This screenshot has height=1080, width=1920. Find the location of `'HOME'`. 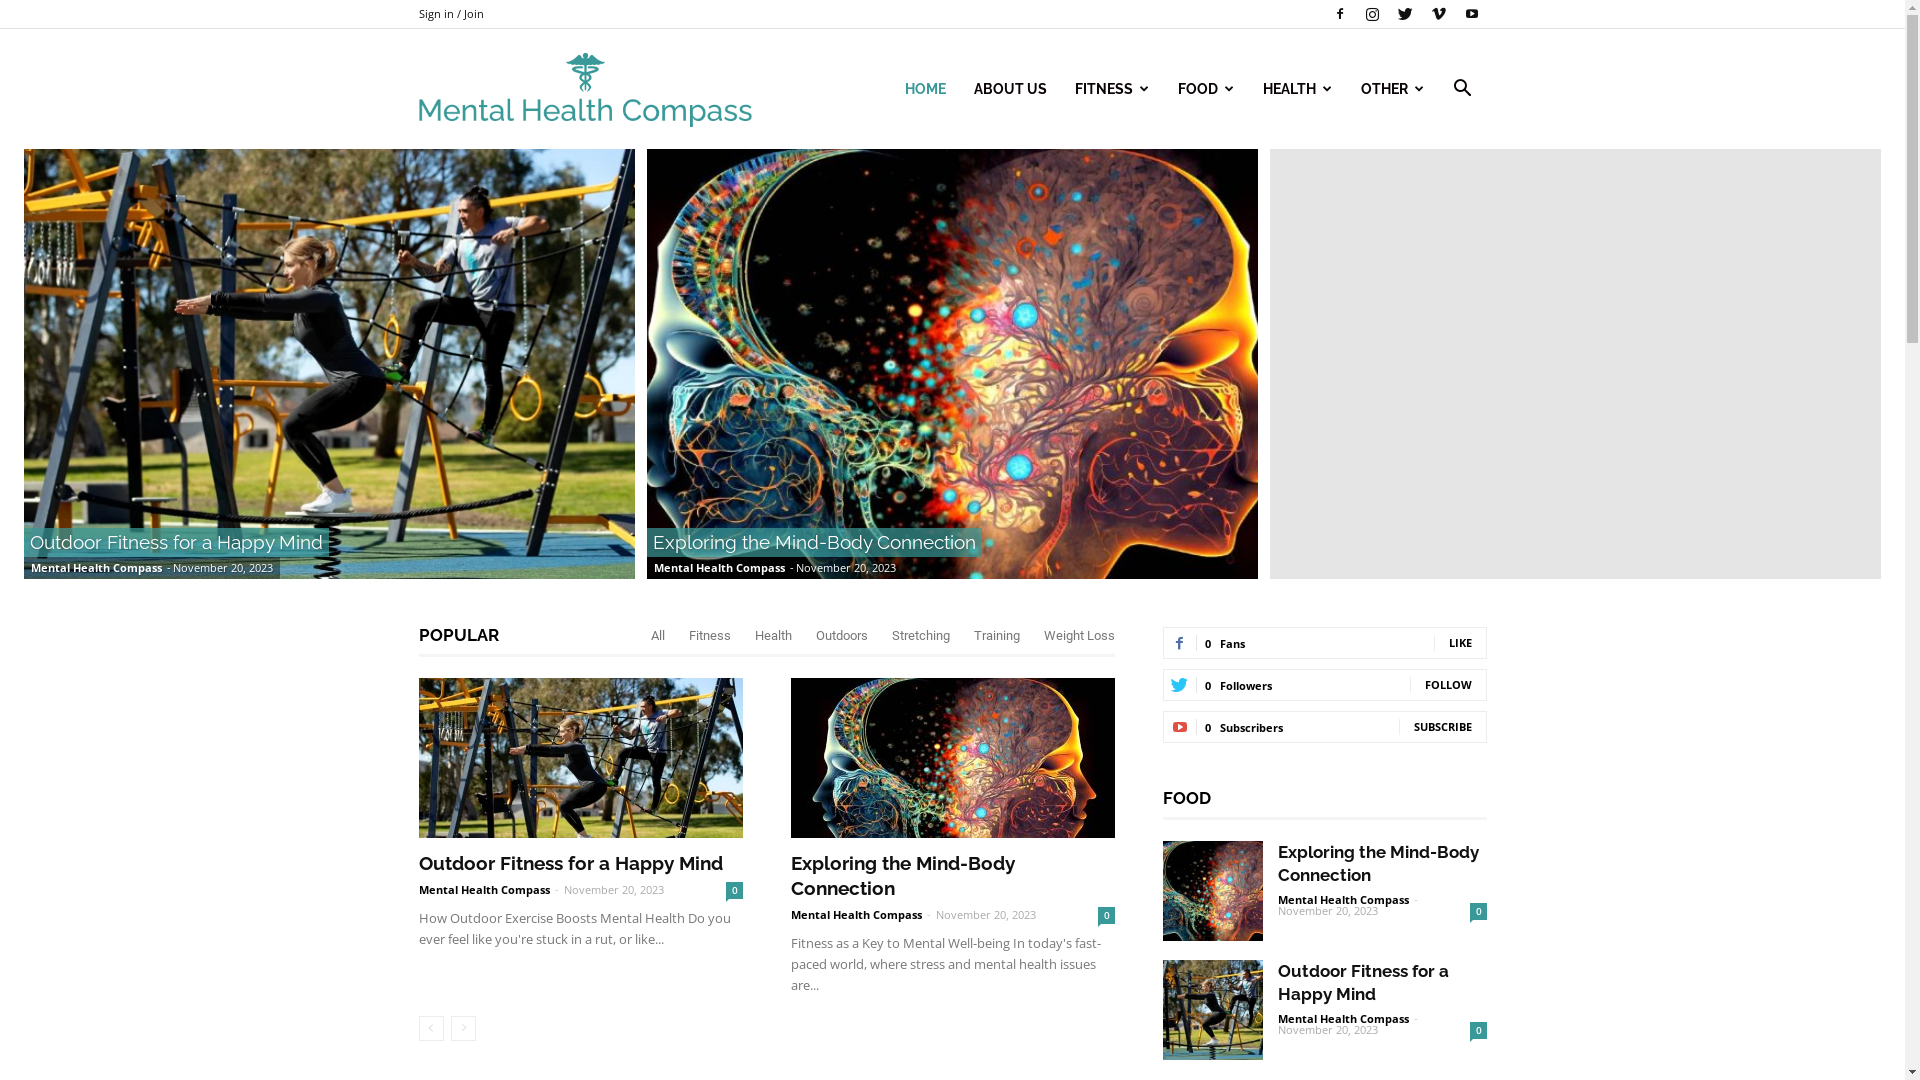

'HOME' is located at coordinates (923, 87).